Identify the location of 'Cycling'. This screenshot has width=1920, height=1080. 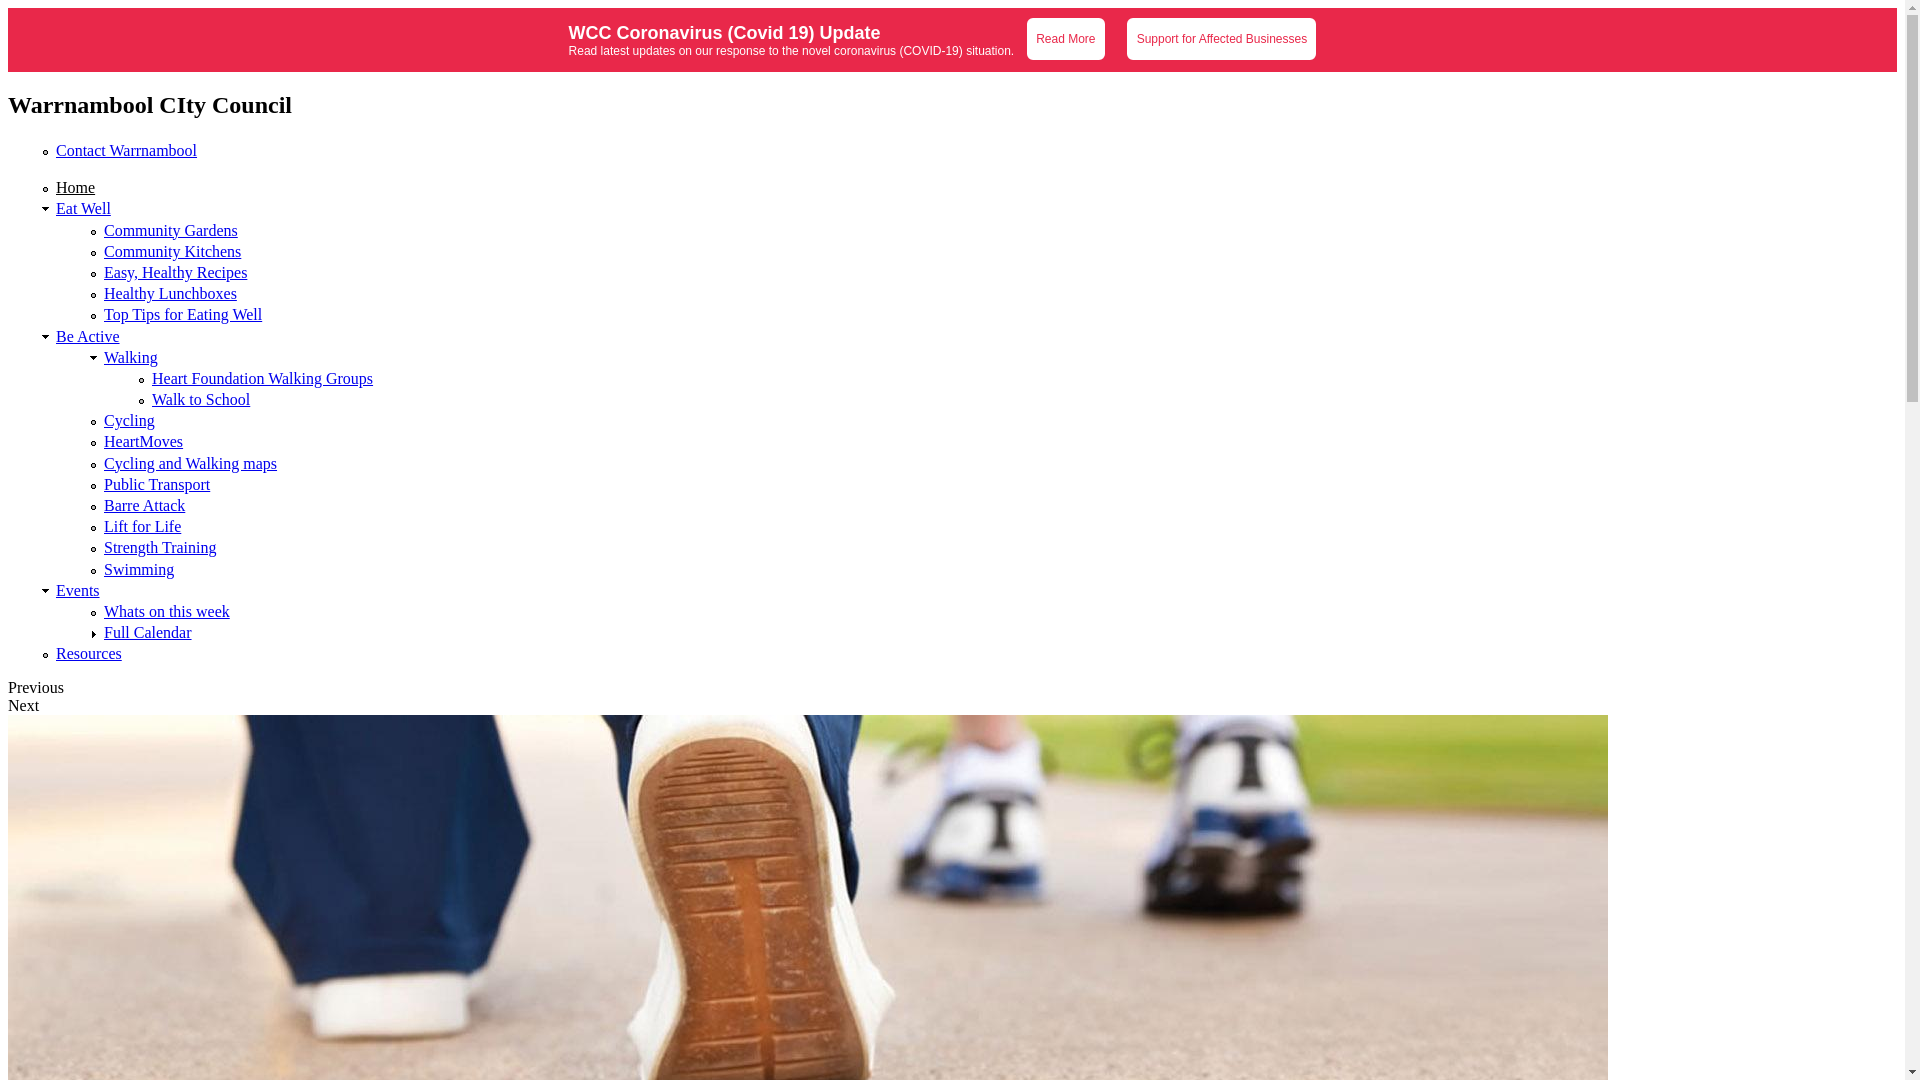
(128, 419).